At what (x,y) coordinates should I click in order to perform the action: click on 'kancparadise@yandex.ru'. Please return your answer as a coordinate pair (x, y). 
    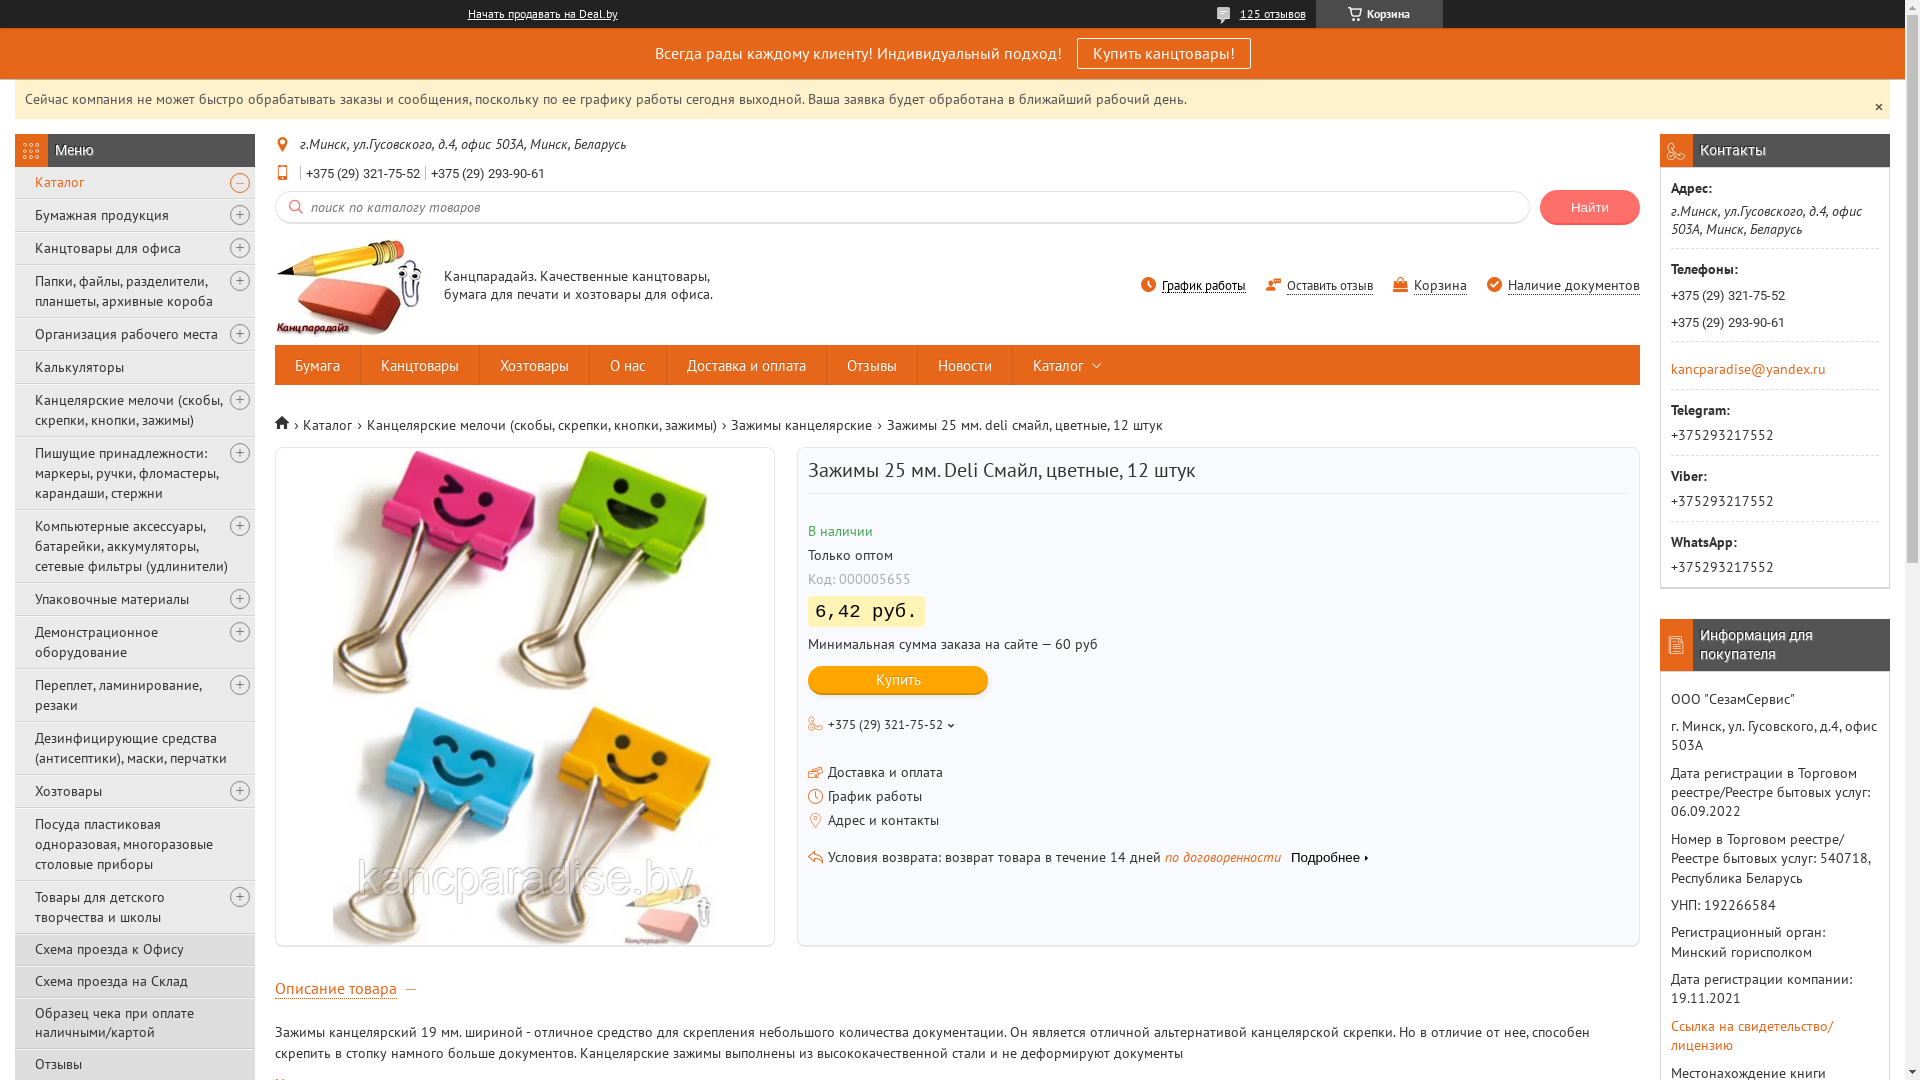
    Looking at the image, I should click on (1747, 367).